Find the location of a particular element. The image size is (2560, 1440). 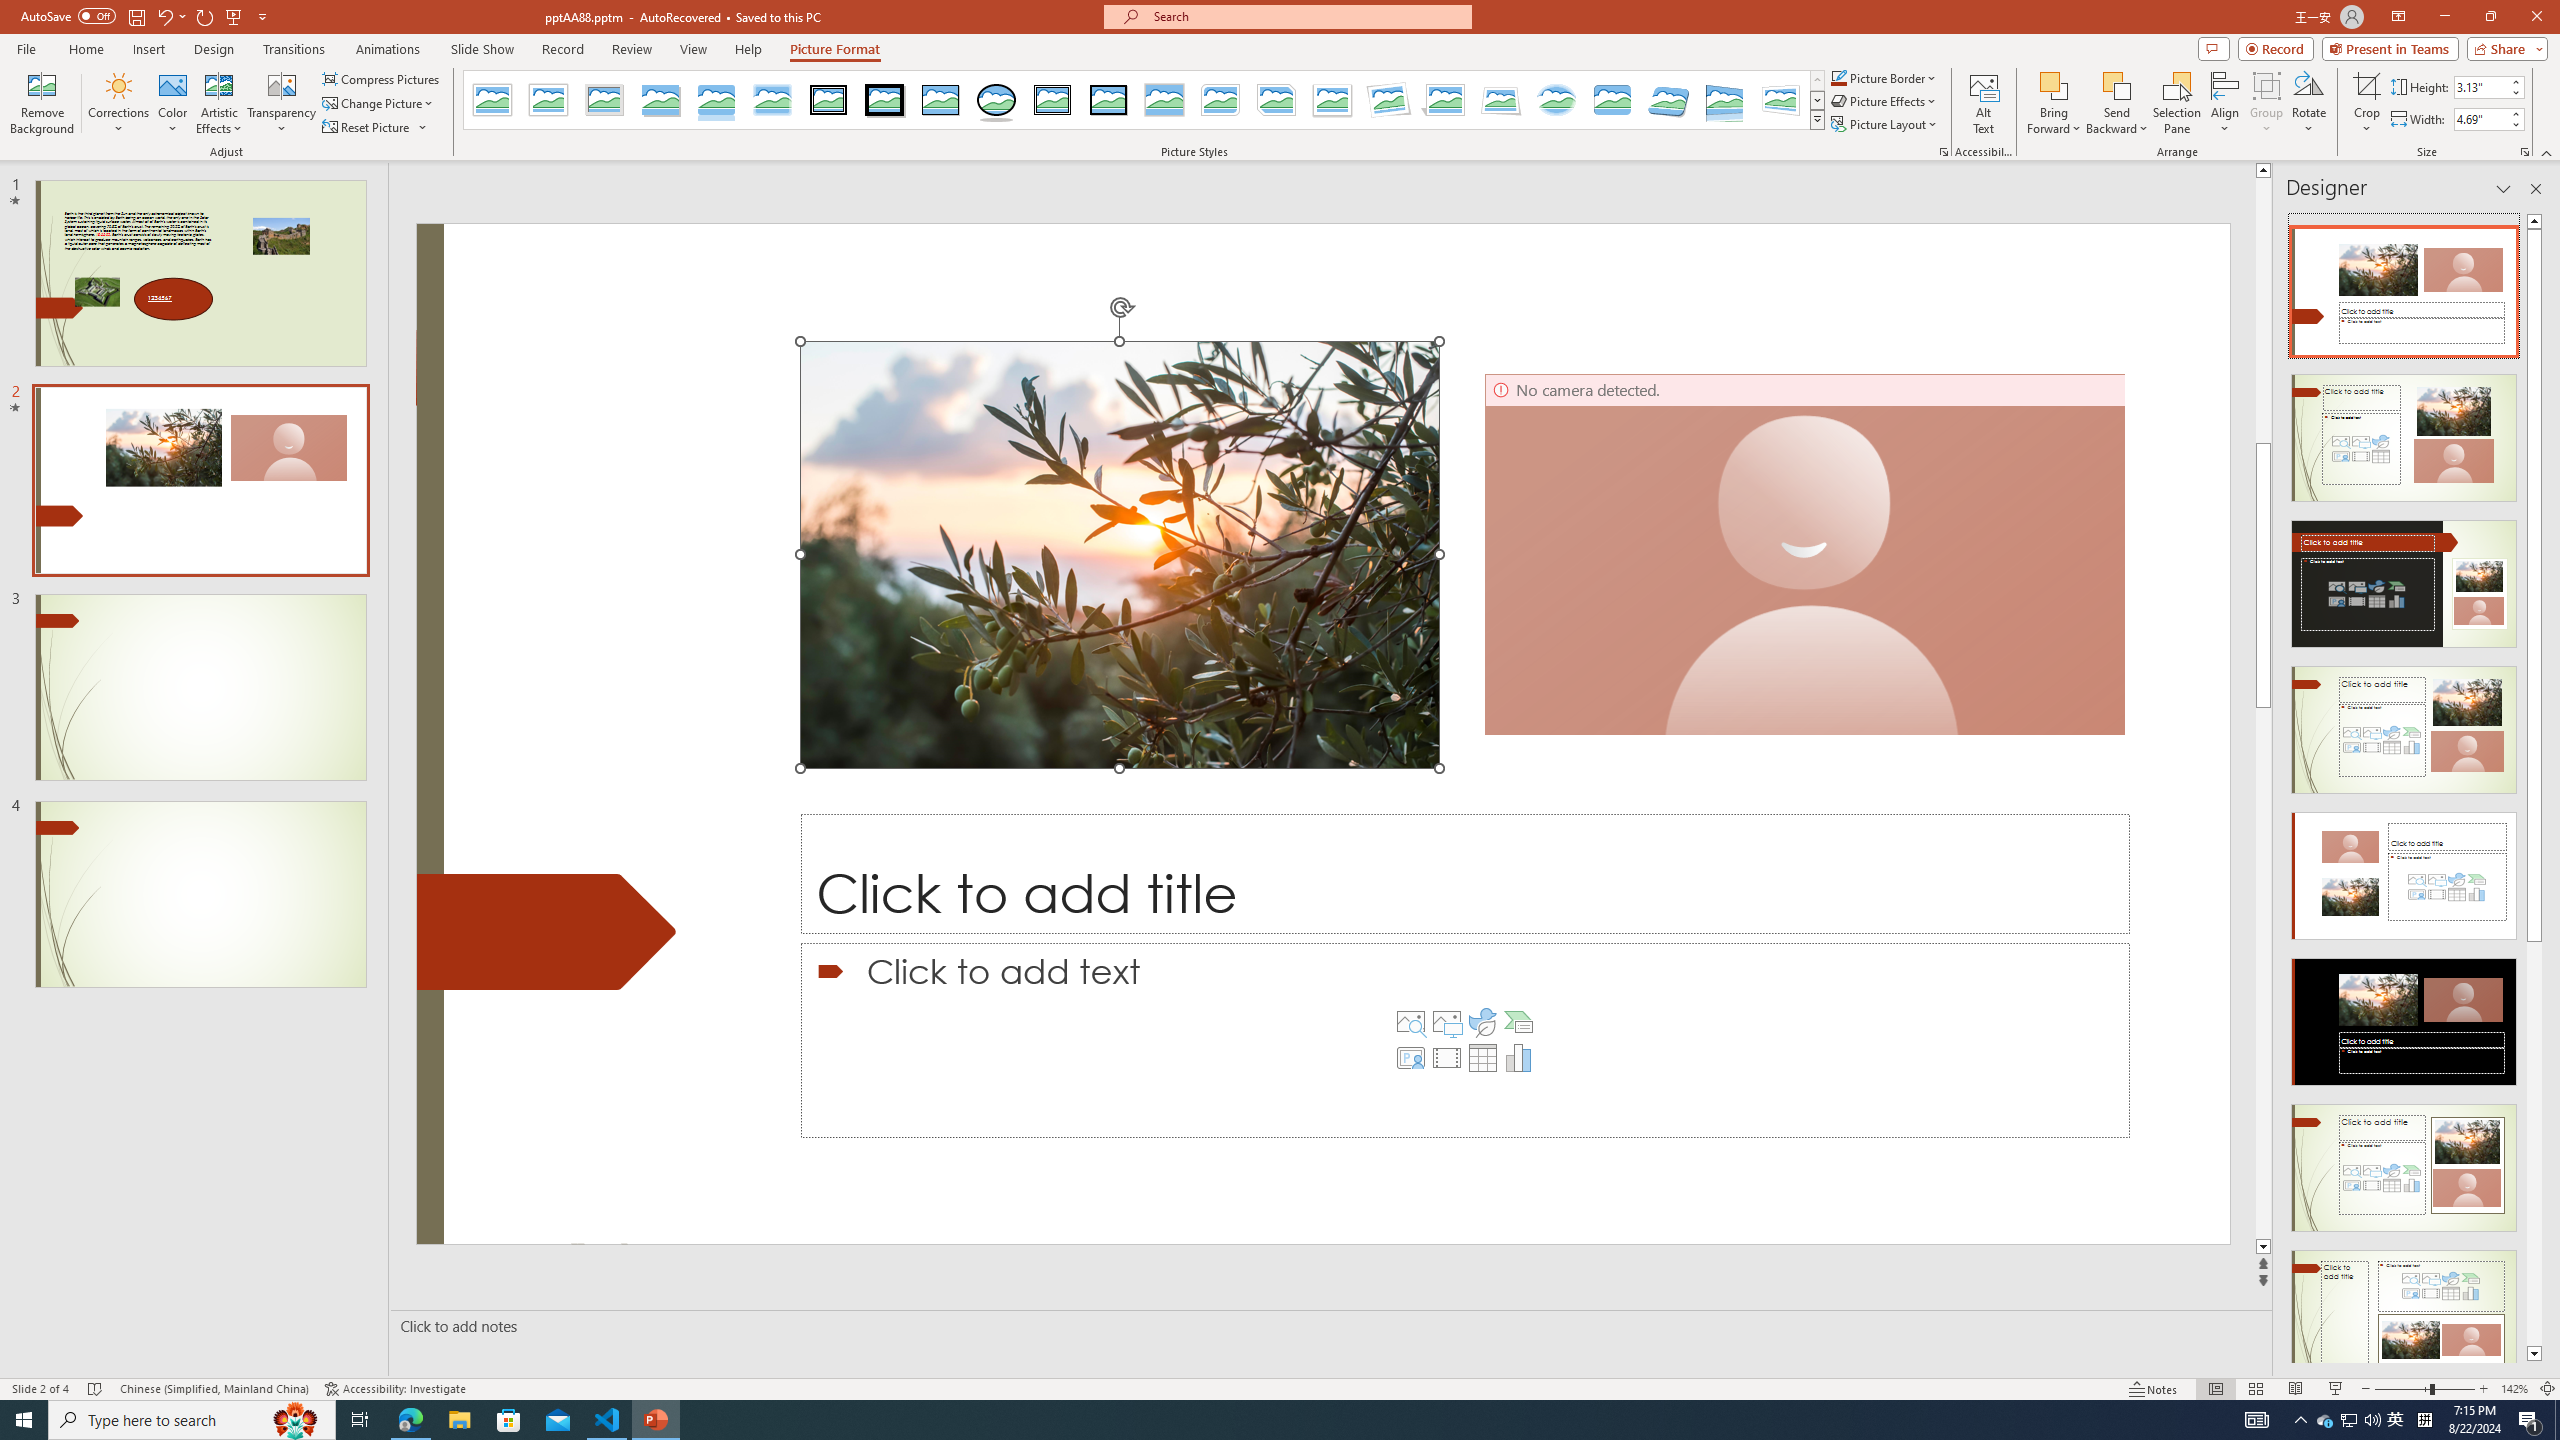

'Stock Images' is located at coordinates (1410, 1022).